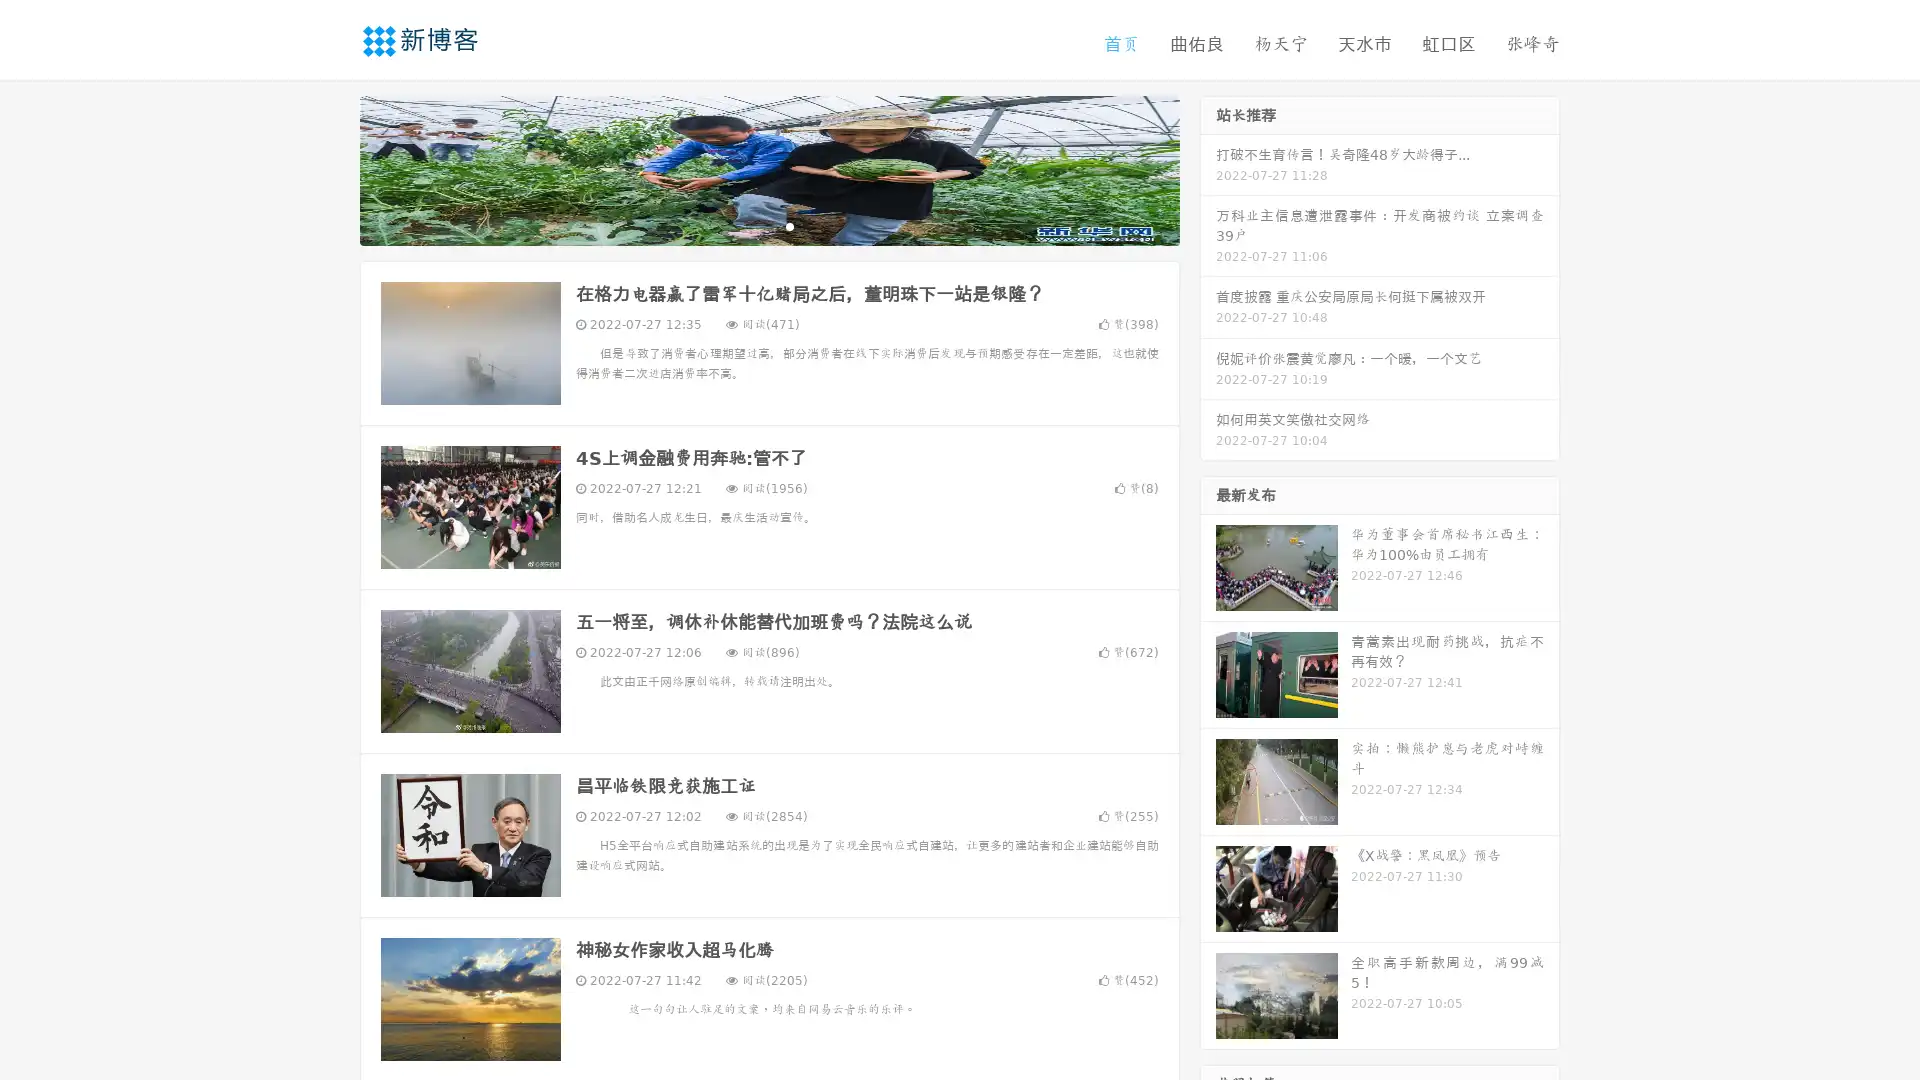 The height and width of the screenshot is (1080, 1920). I want to click on Go to slide 2, so click(768, 225).